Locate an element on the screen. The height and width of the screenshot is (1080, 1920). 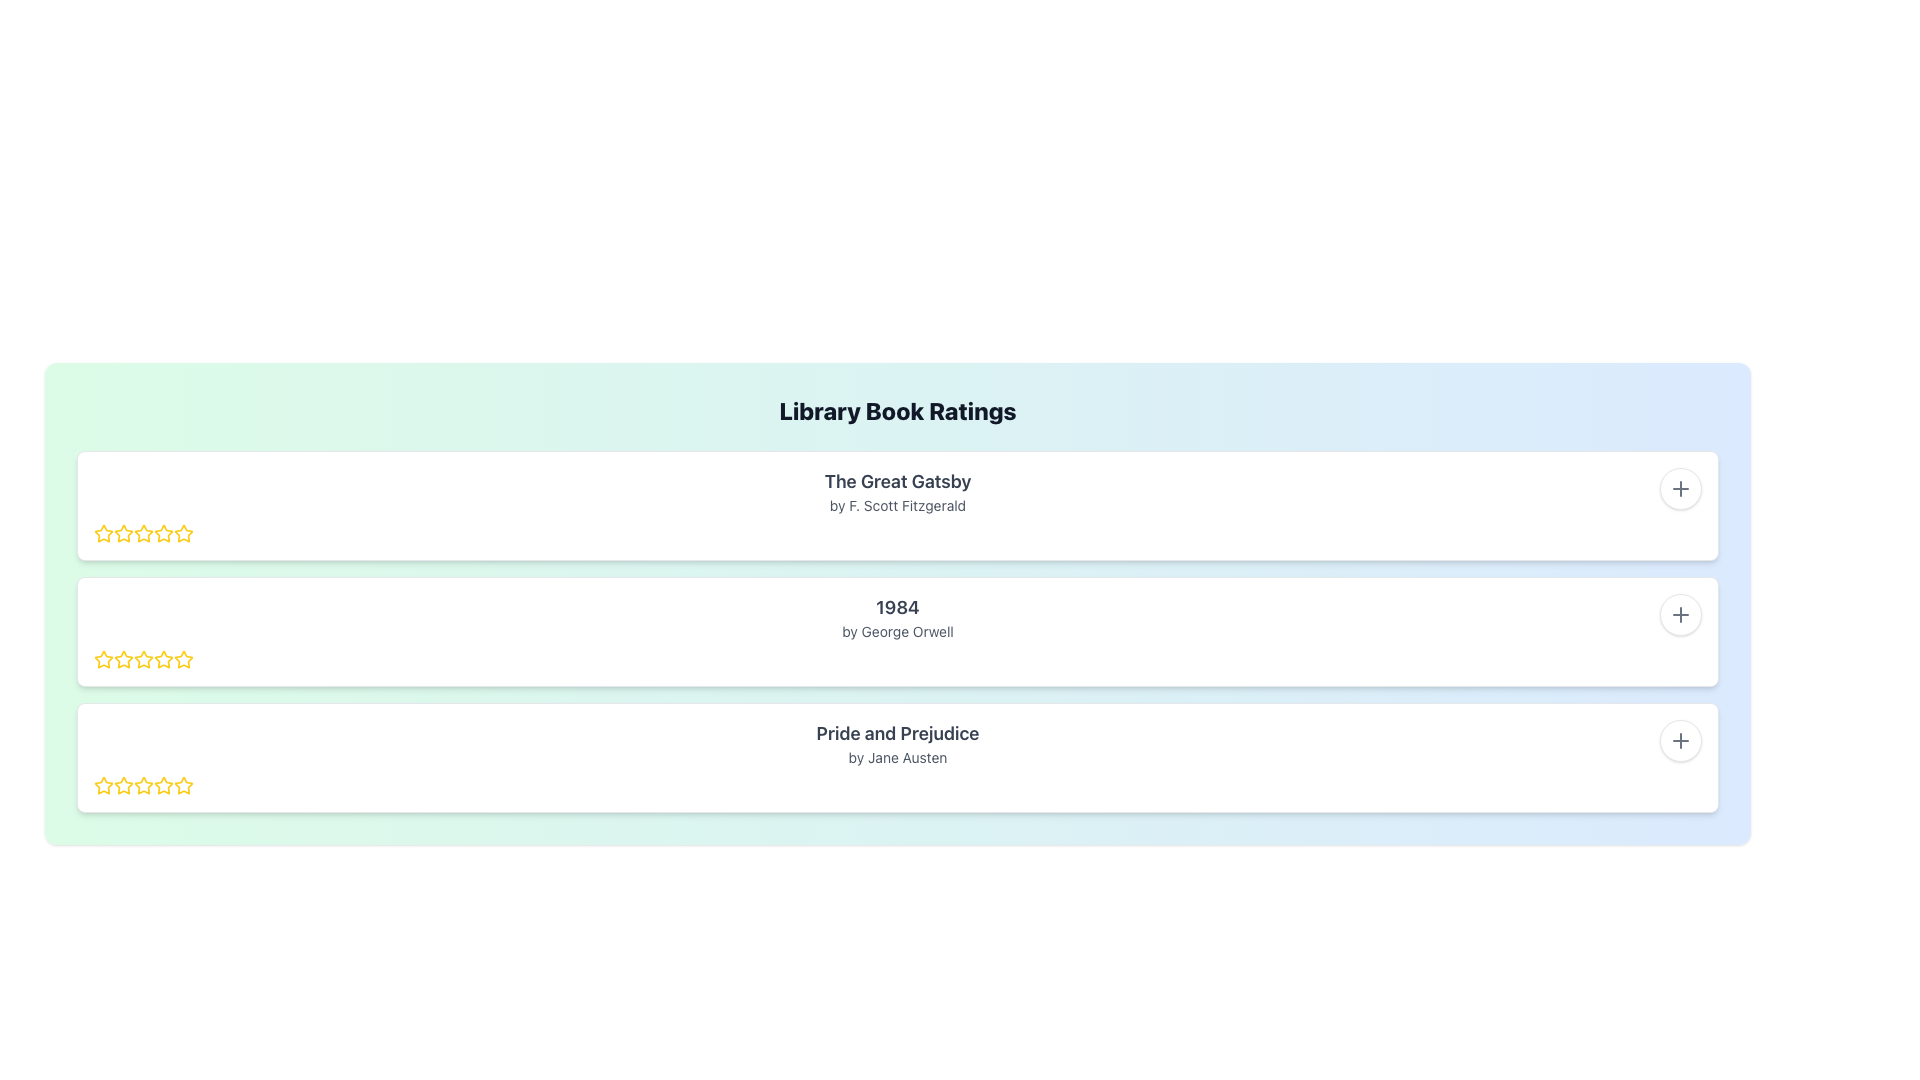
the second star icon in the horizontal rating bar of the '1984' section in the Library Book Ratings interface to rate it is located at coordinates (163, 659).